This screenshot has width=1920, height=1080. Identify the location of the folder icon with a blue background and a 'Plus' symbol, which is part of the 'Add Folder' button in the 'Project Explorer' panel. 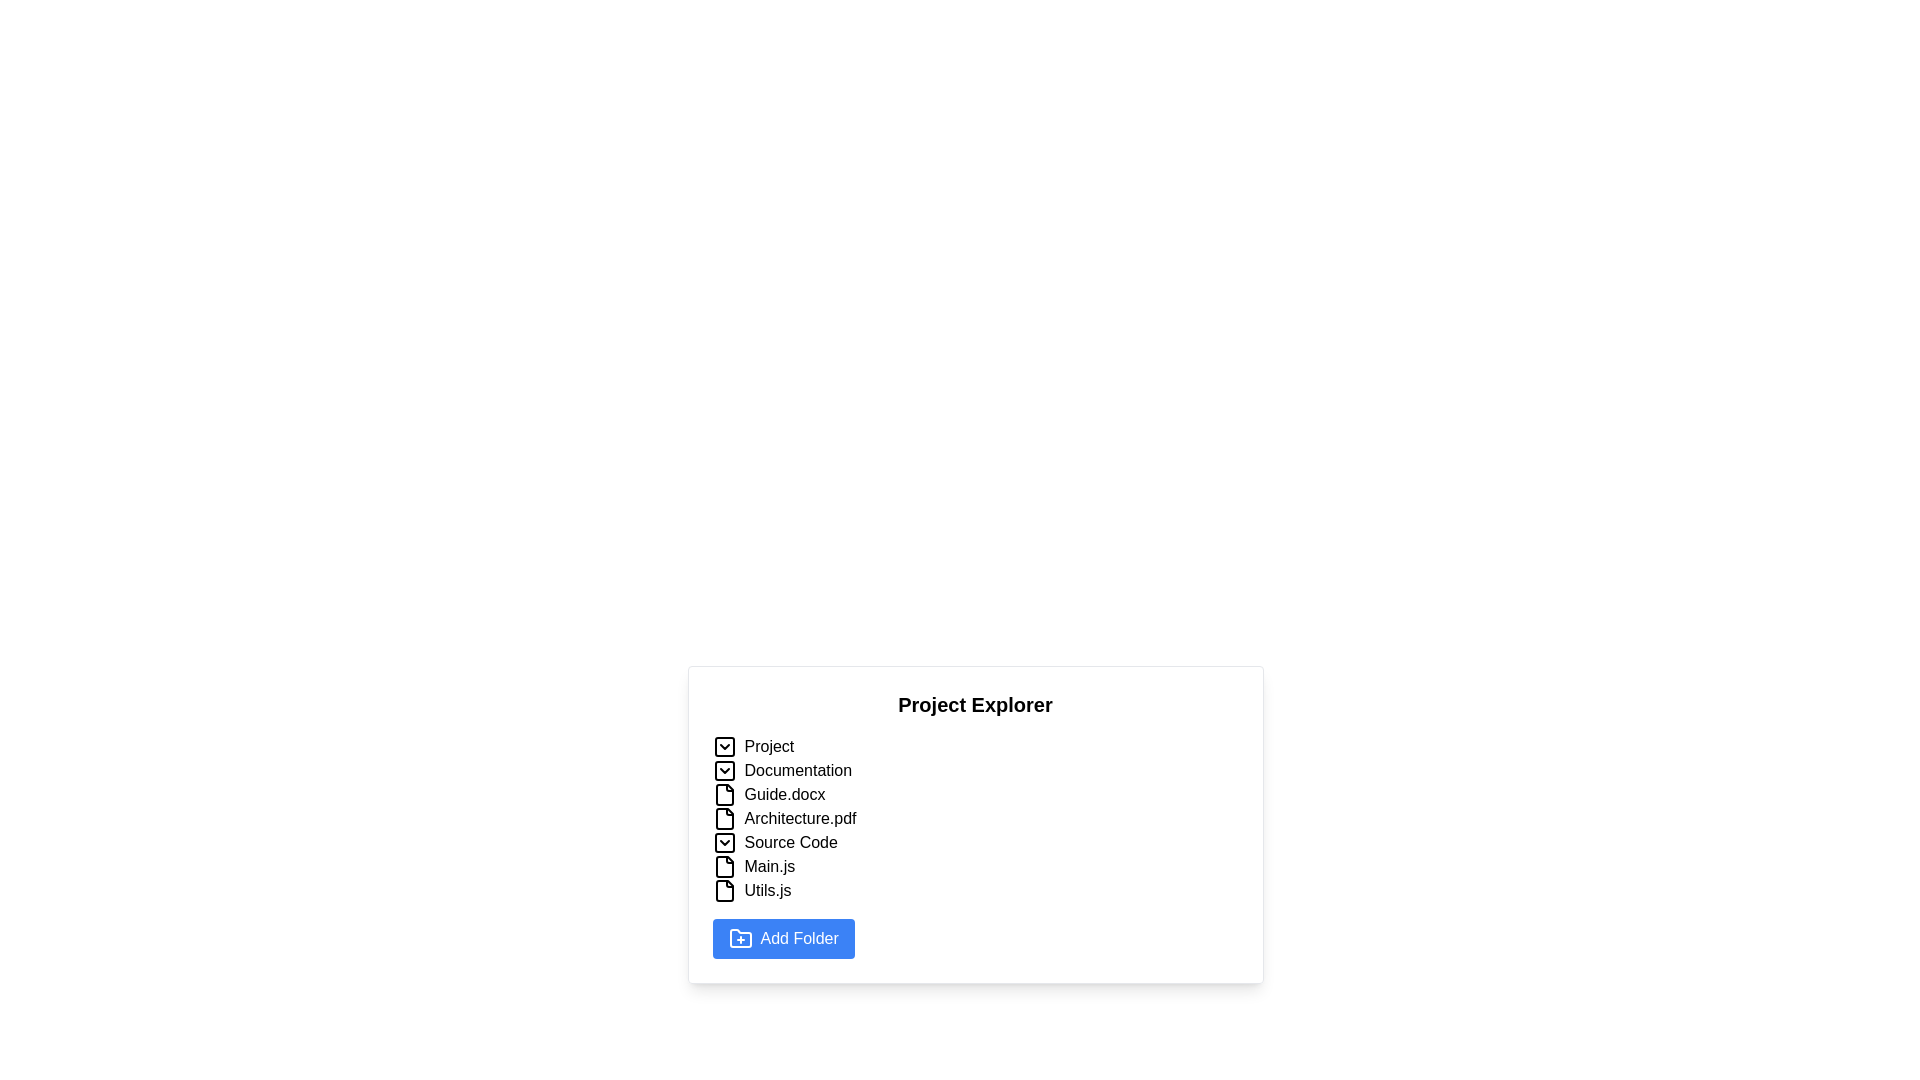
(739, 938).